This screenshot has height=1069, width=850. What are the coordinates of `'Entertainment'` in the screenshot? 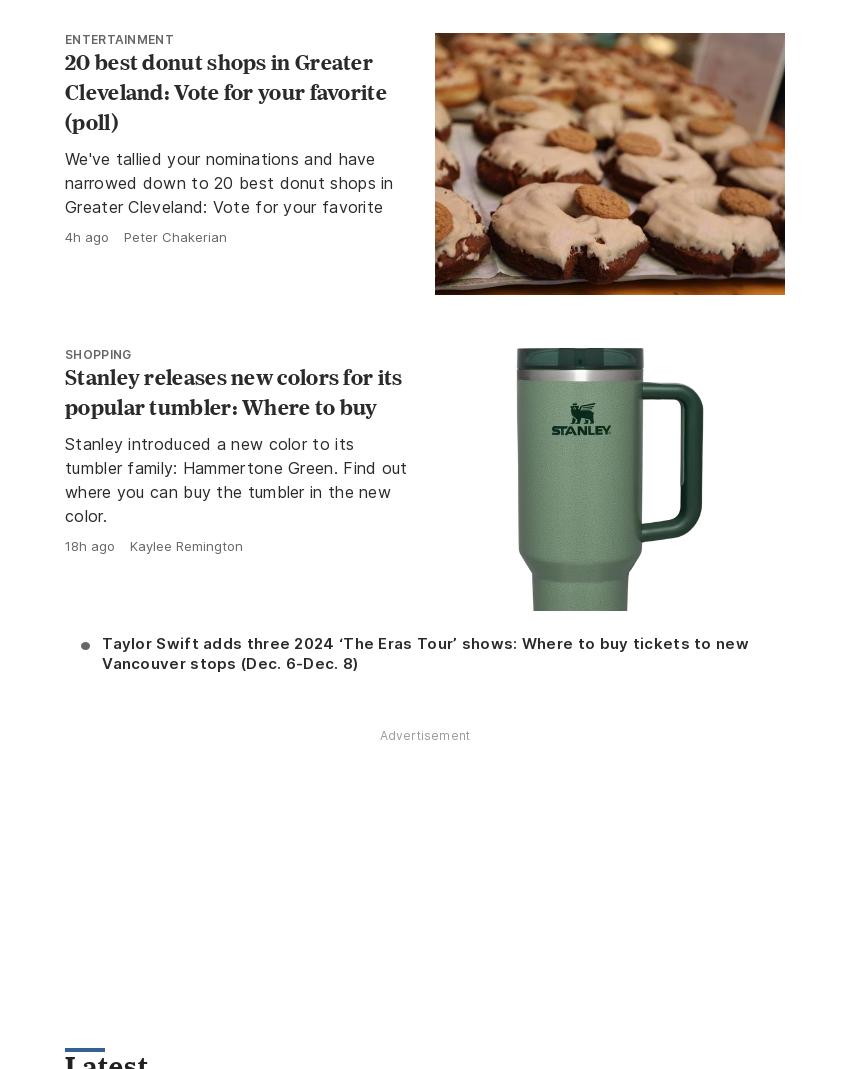 It's located at (118, 37).